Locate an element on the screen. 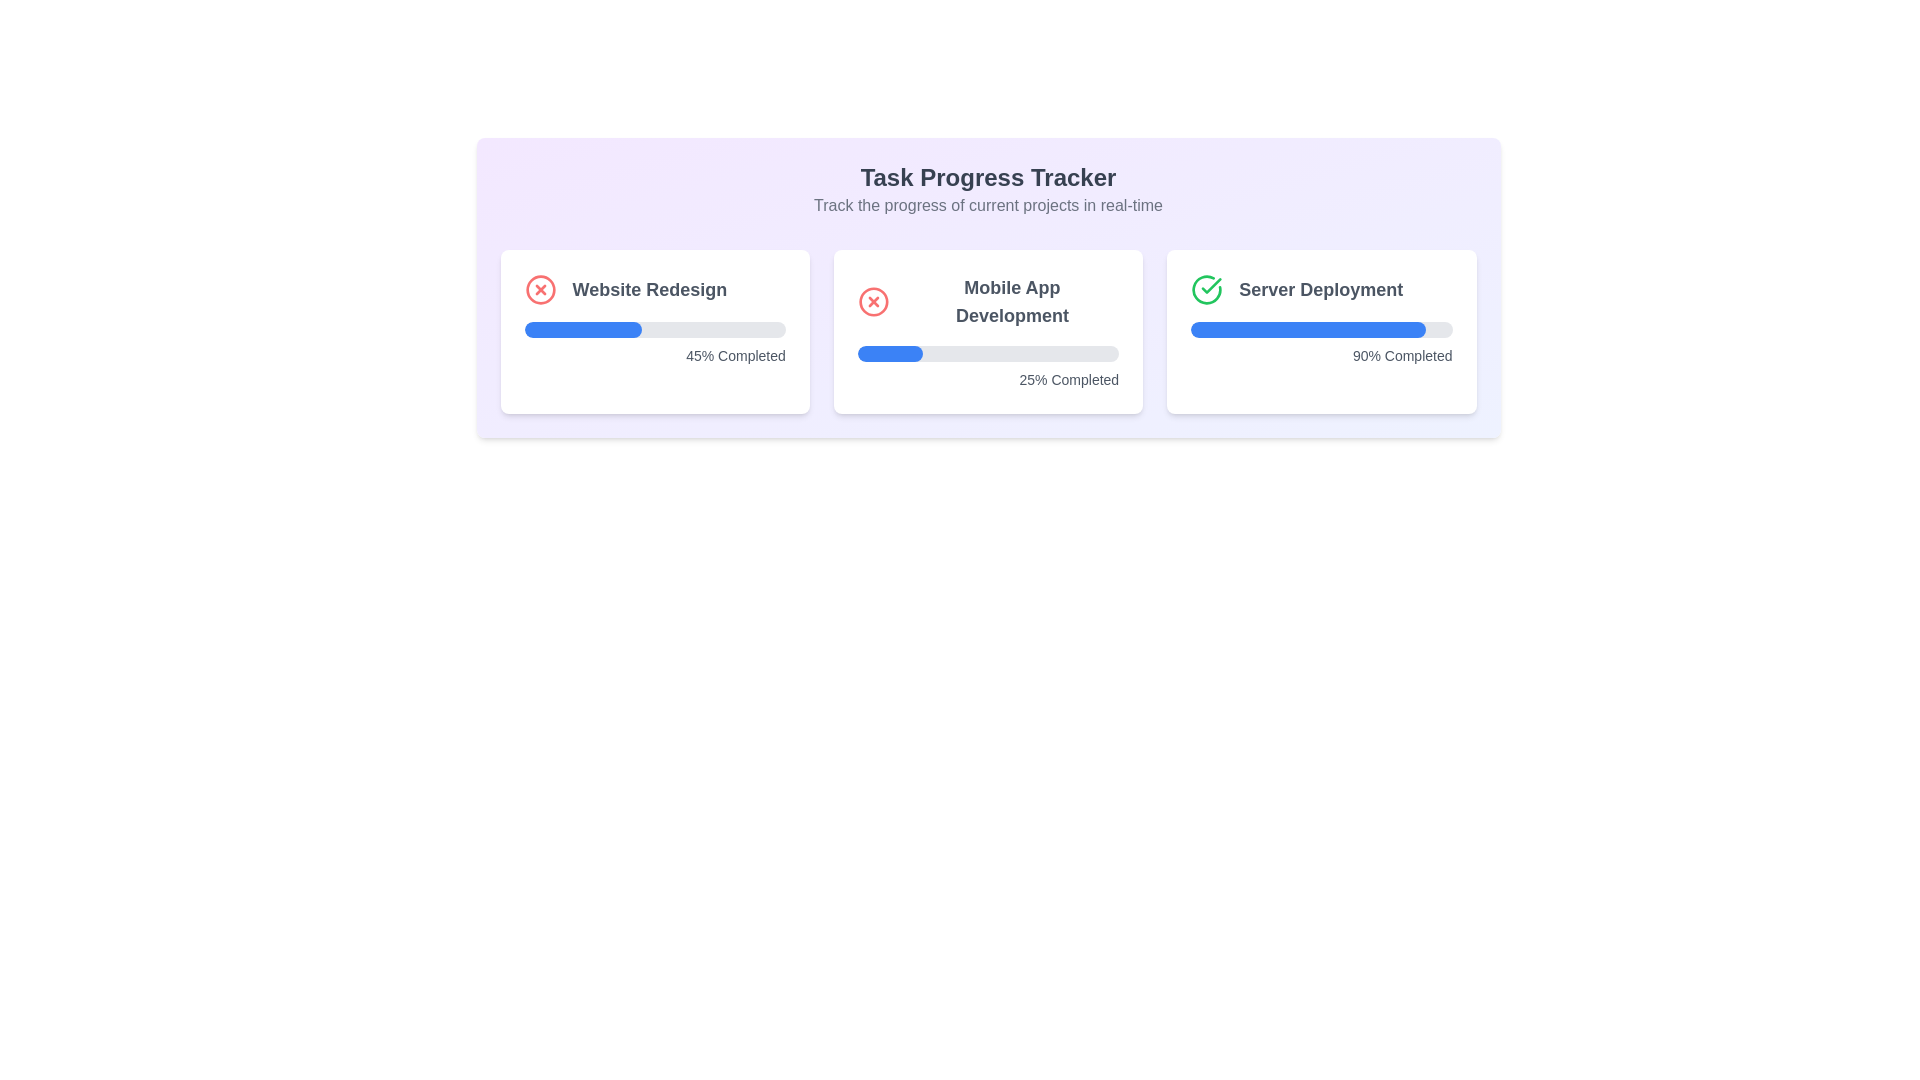  'Mobile App Development' heading located in the middle card of the 'Task Progress Tracker' interface, which features a red circular X icon beside it is located at coordinates (988, 301).